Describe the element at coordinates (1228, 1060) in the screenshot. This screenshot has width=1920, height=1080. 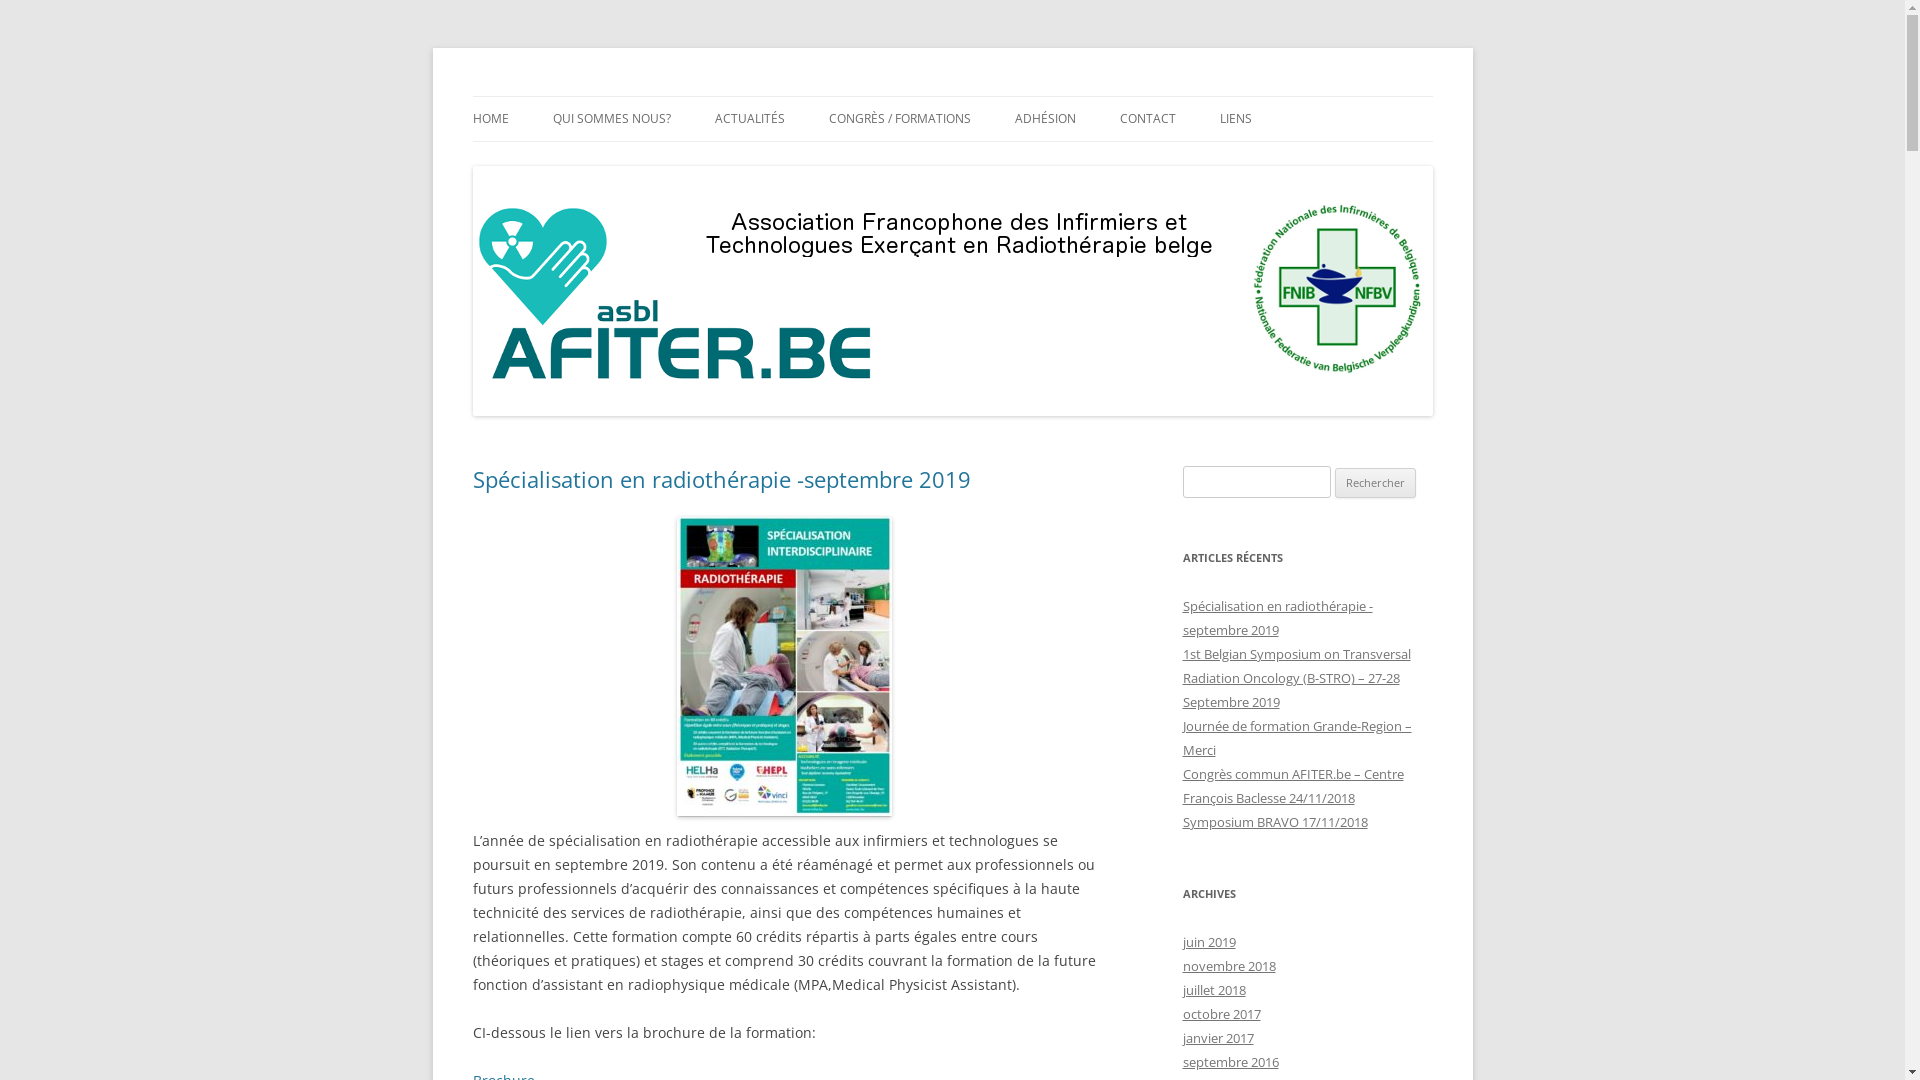
I see `'septembre 2016'` at that location.